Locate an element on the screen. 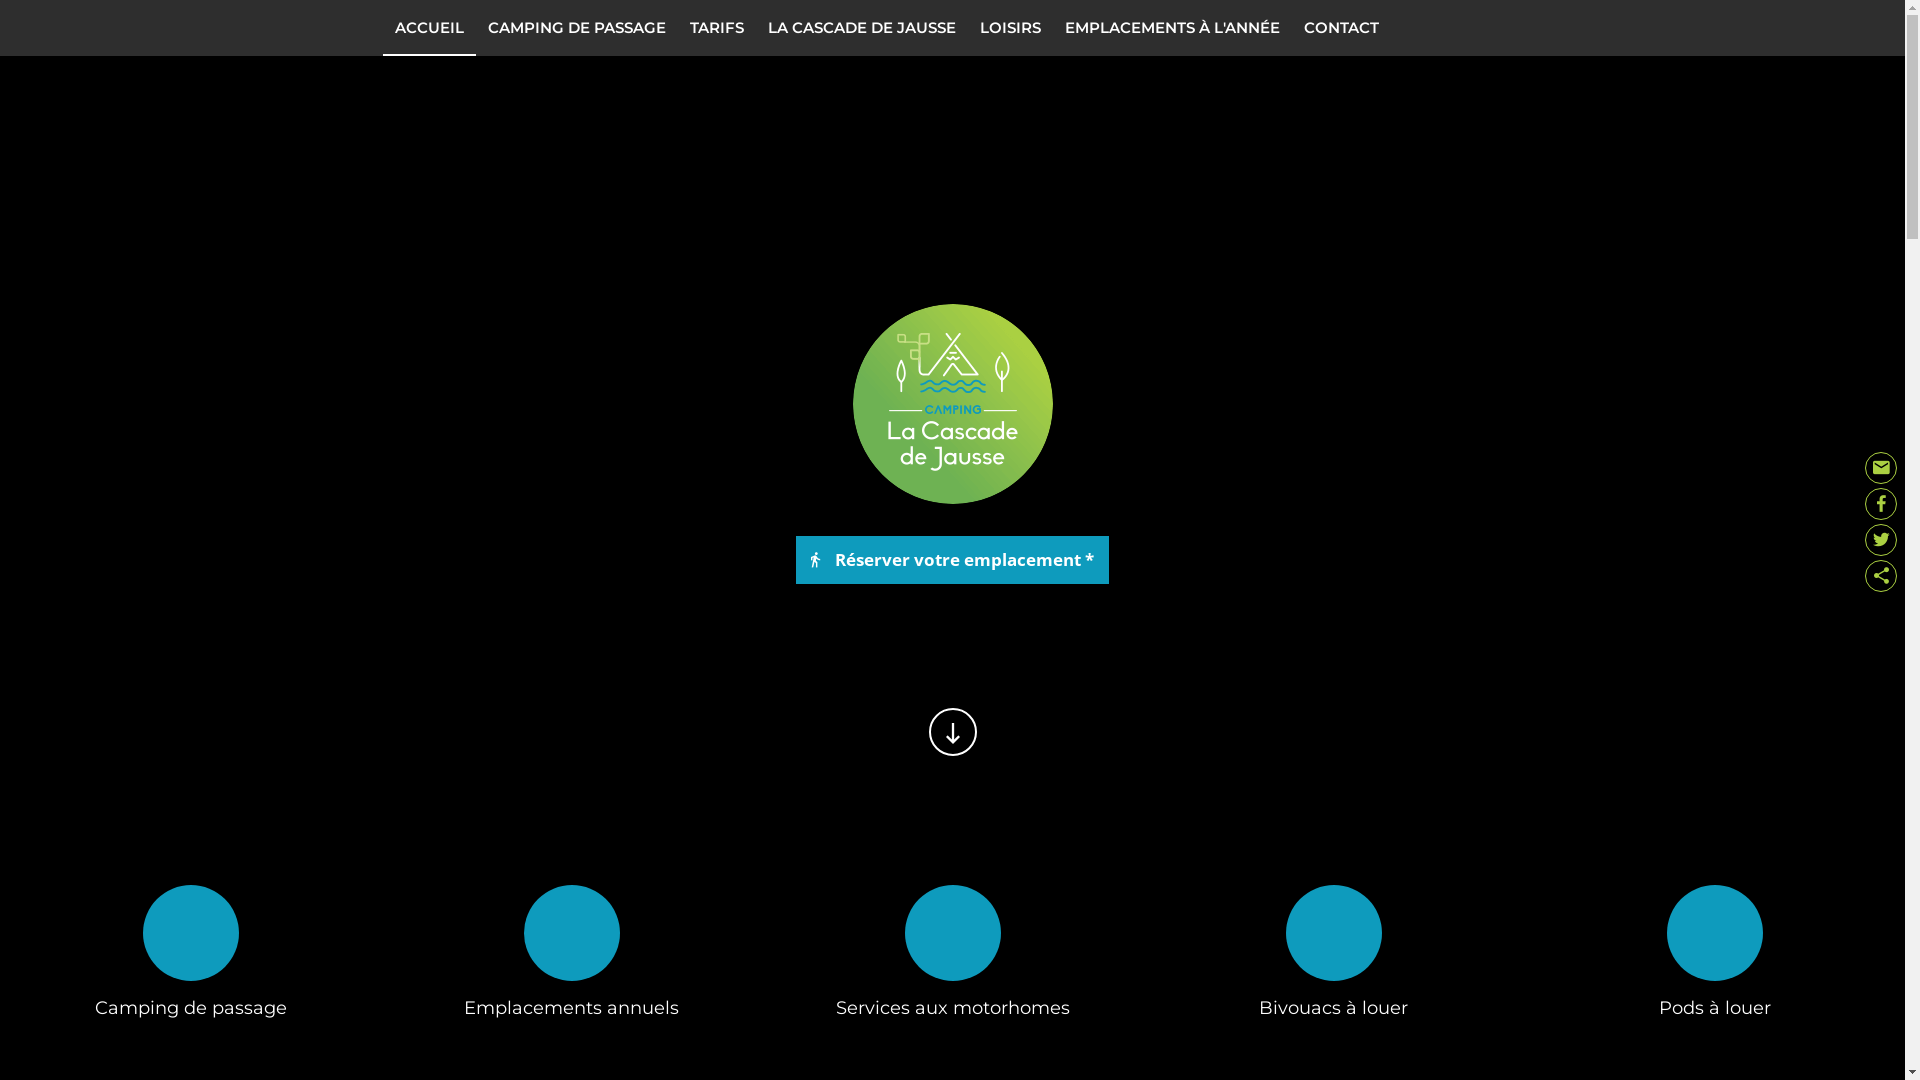 This screenshot has width=1920, height=1080. 'LA CASCADE DE JAUSSE' is located at coordinates (862, 27).